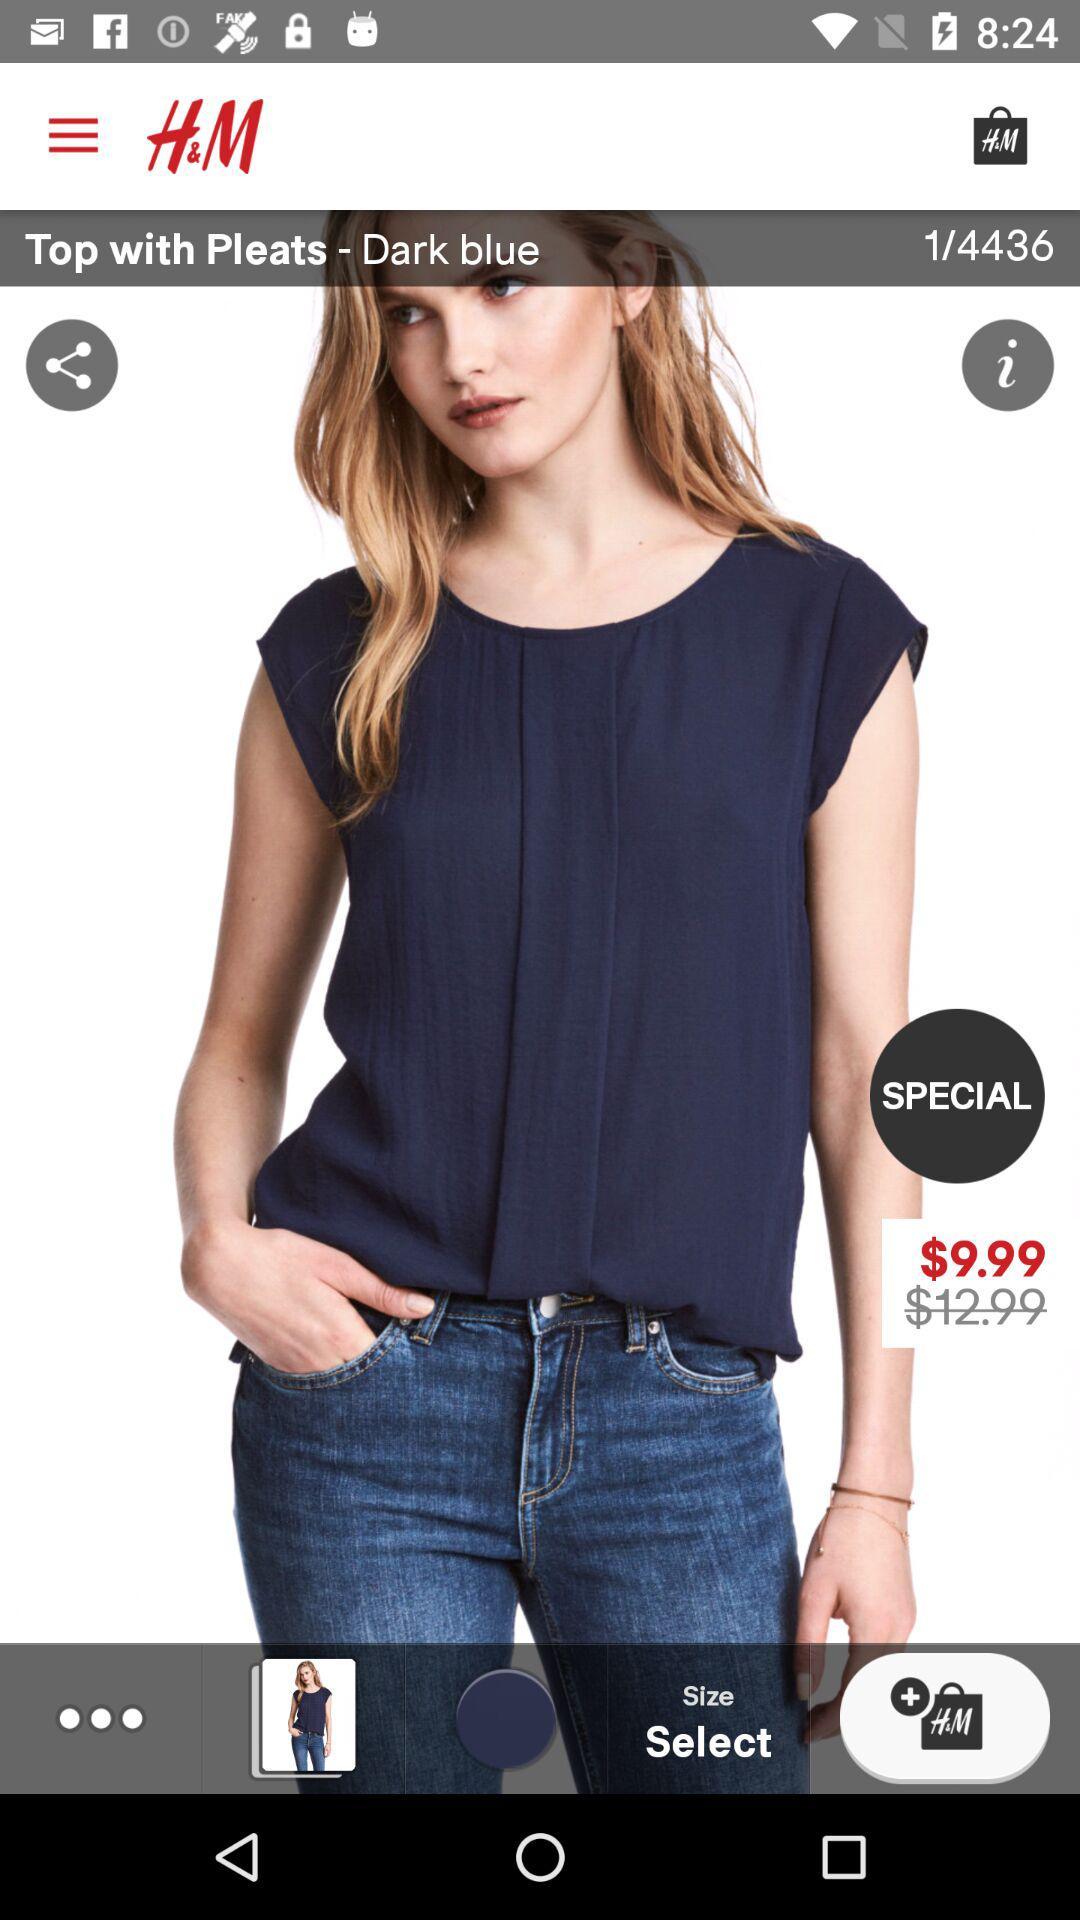  I want to click on information icon, so click(1007, 364).